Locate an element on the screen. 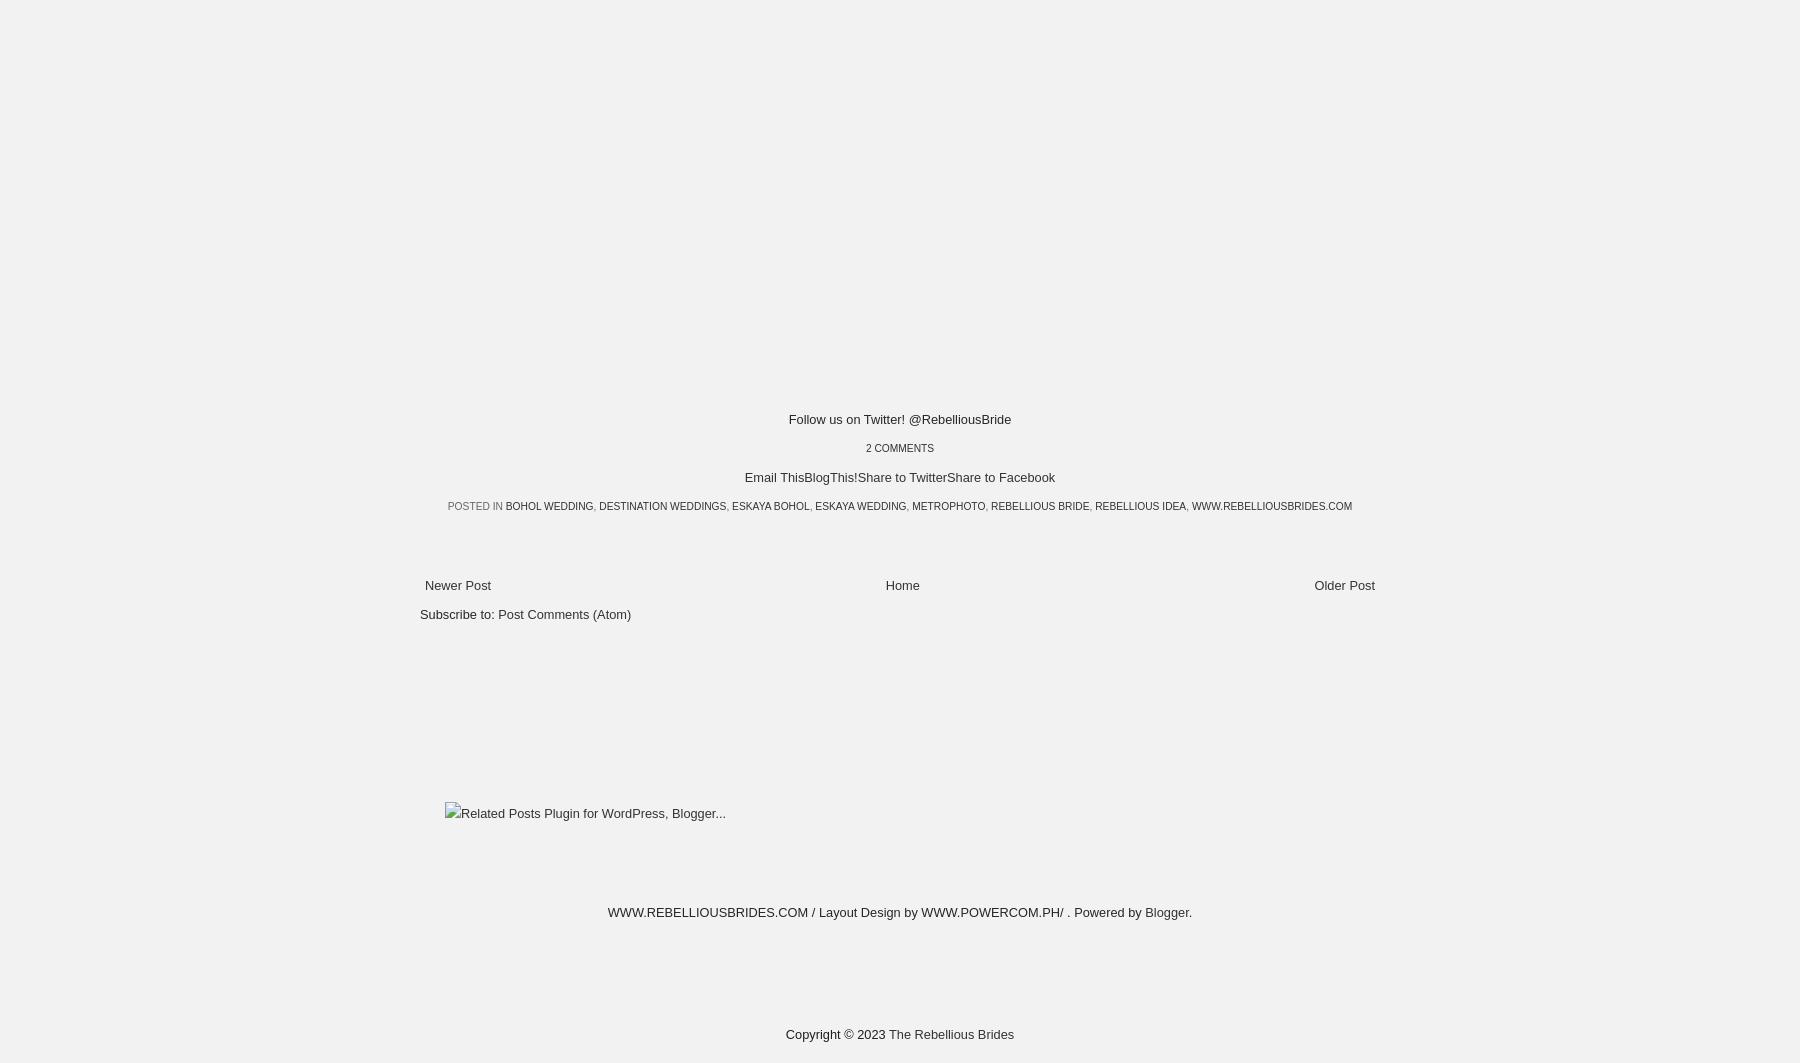 The height and width of the screenshot is (1063, 1800). 'Older Post' is located at coordinates (1344, 583).